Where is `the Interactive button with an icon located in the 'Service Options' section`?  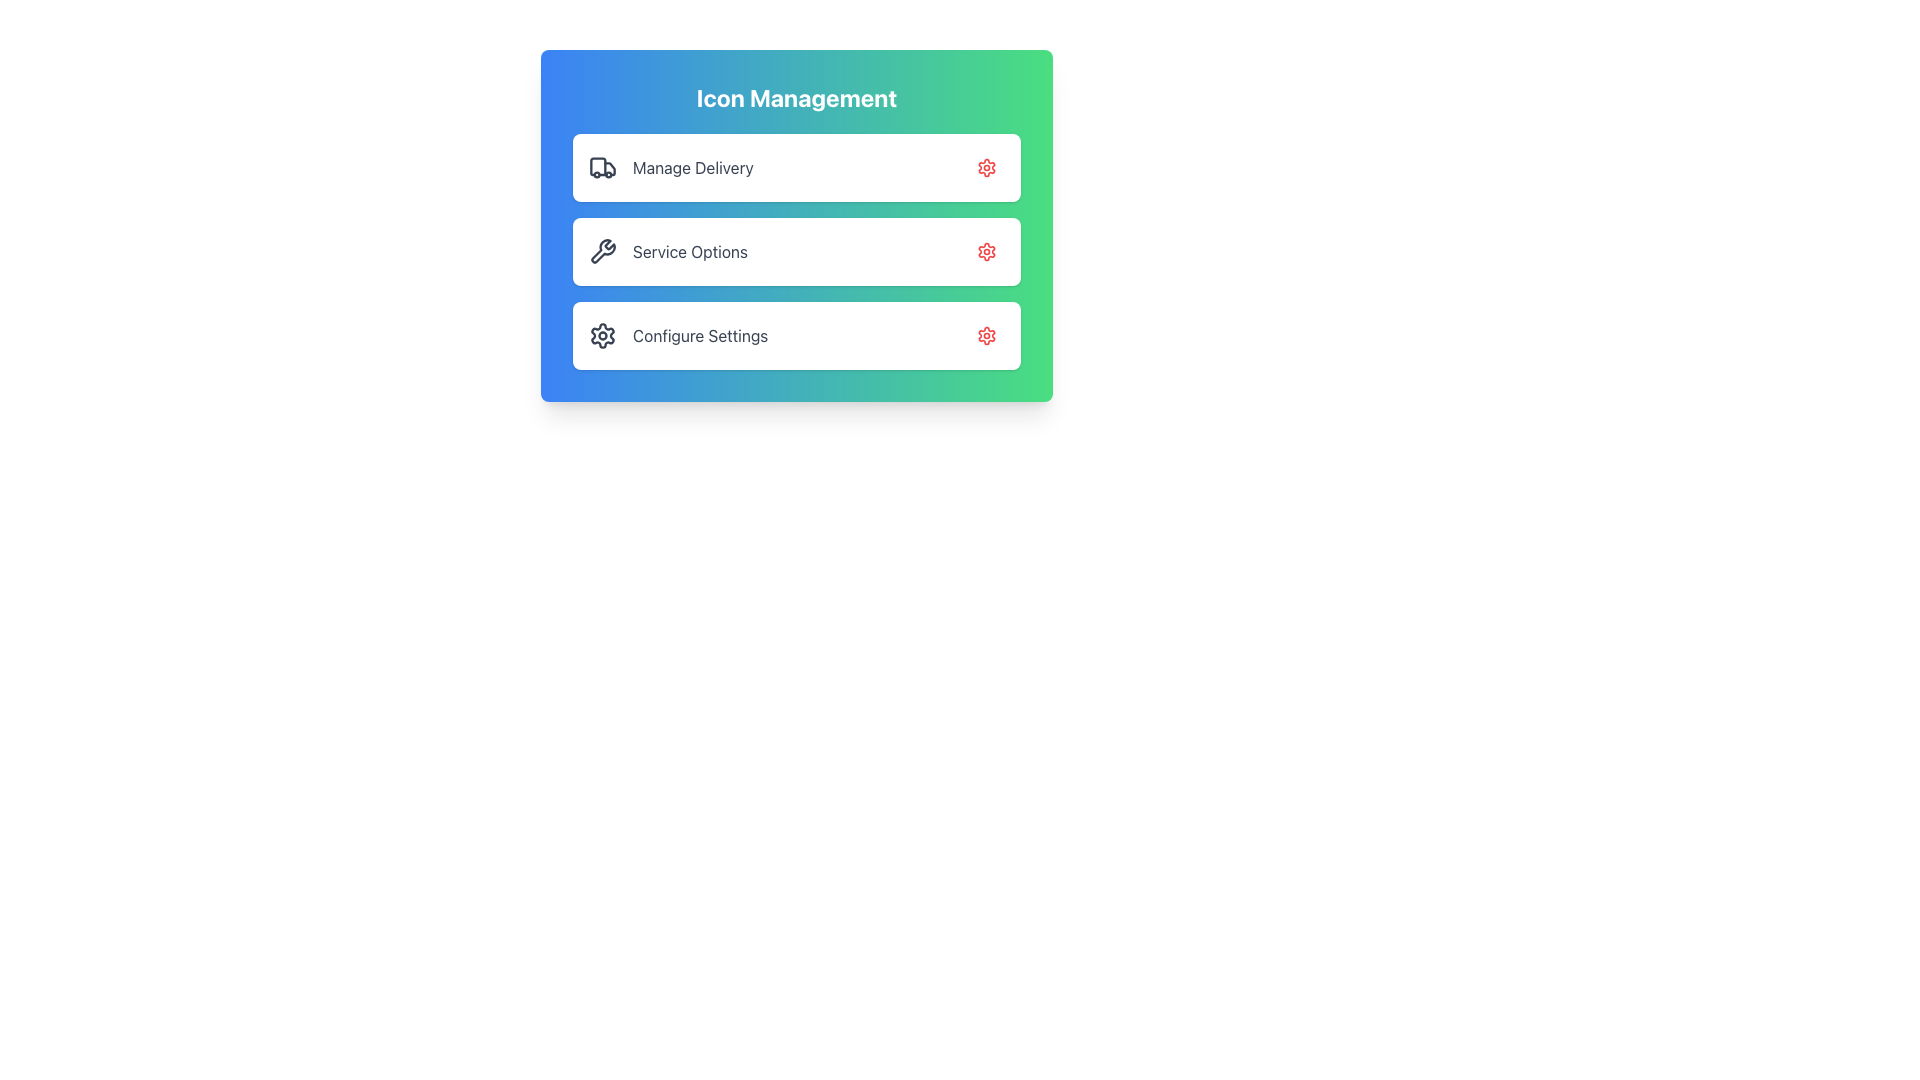
the Interactive button with an icon located in the 'Service Options' section is located at coordinates (987, 250).